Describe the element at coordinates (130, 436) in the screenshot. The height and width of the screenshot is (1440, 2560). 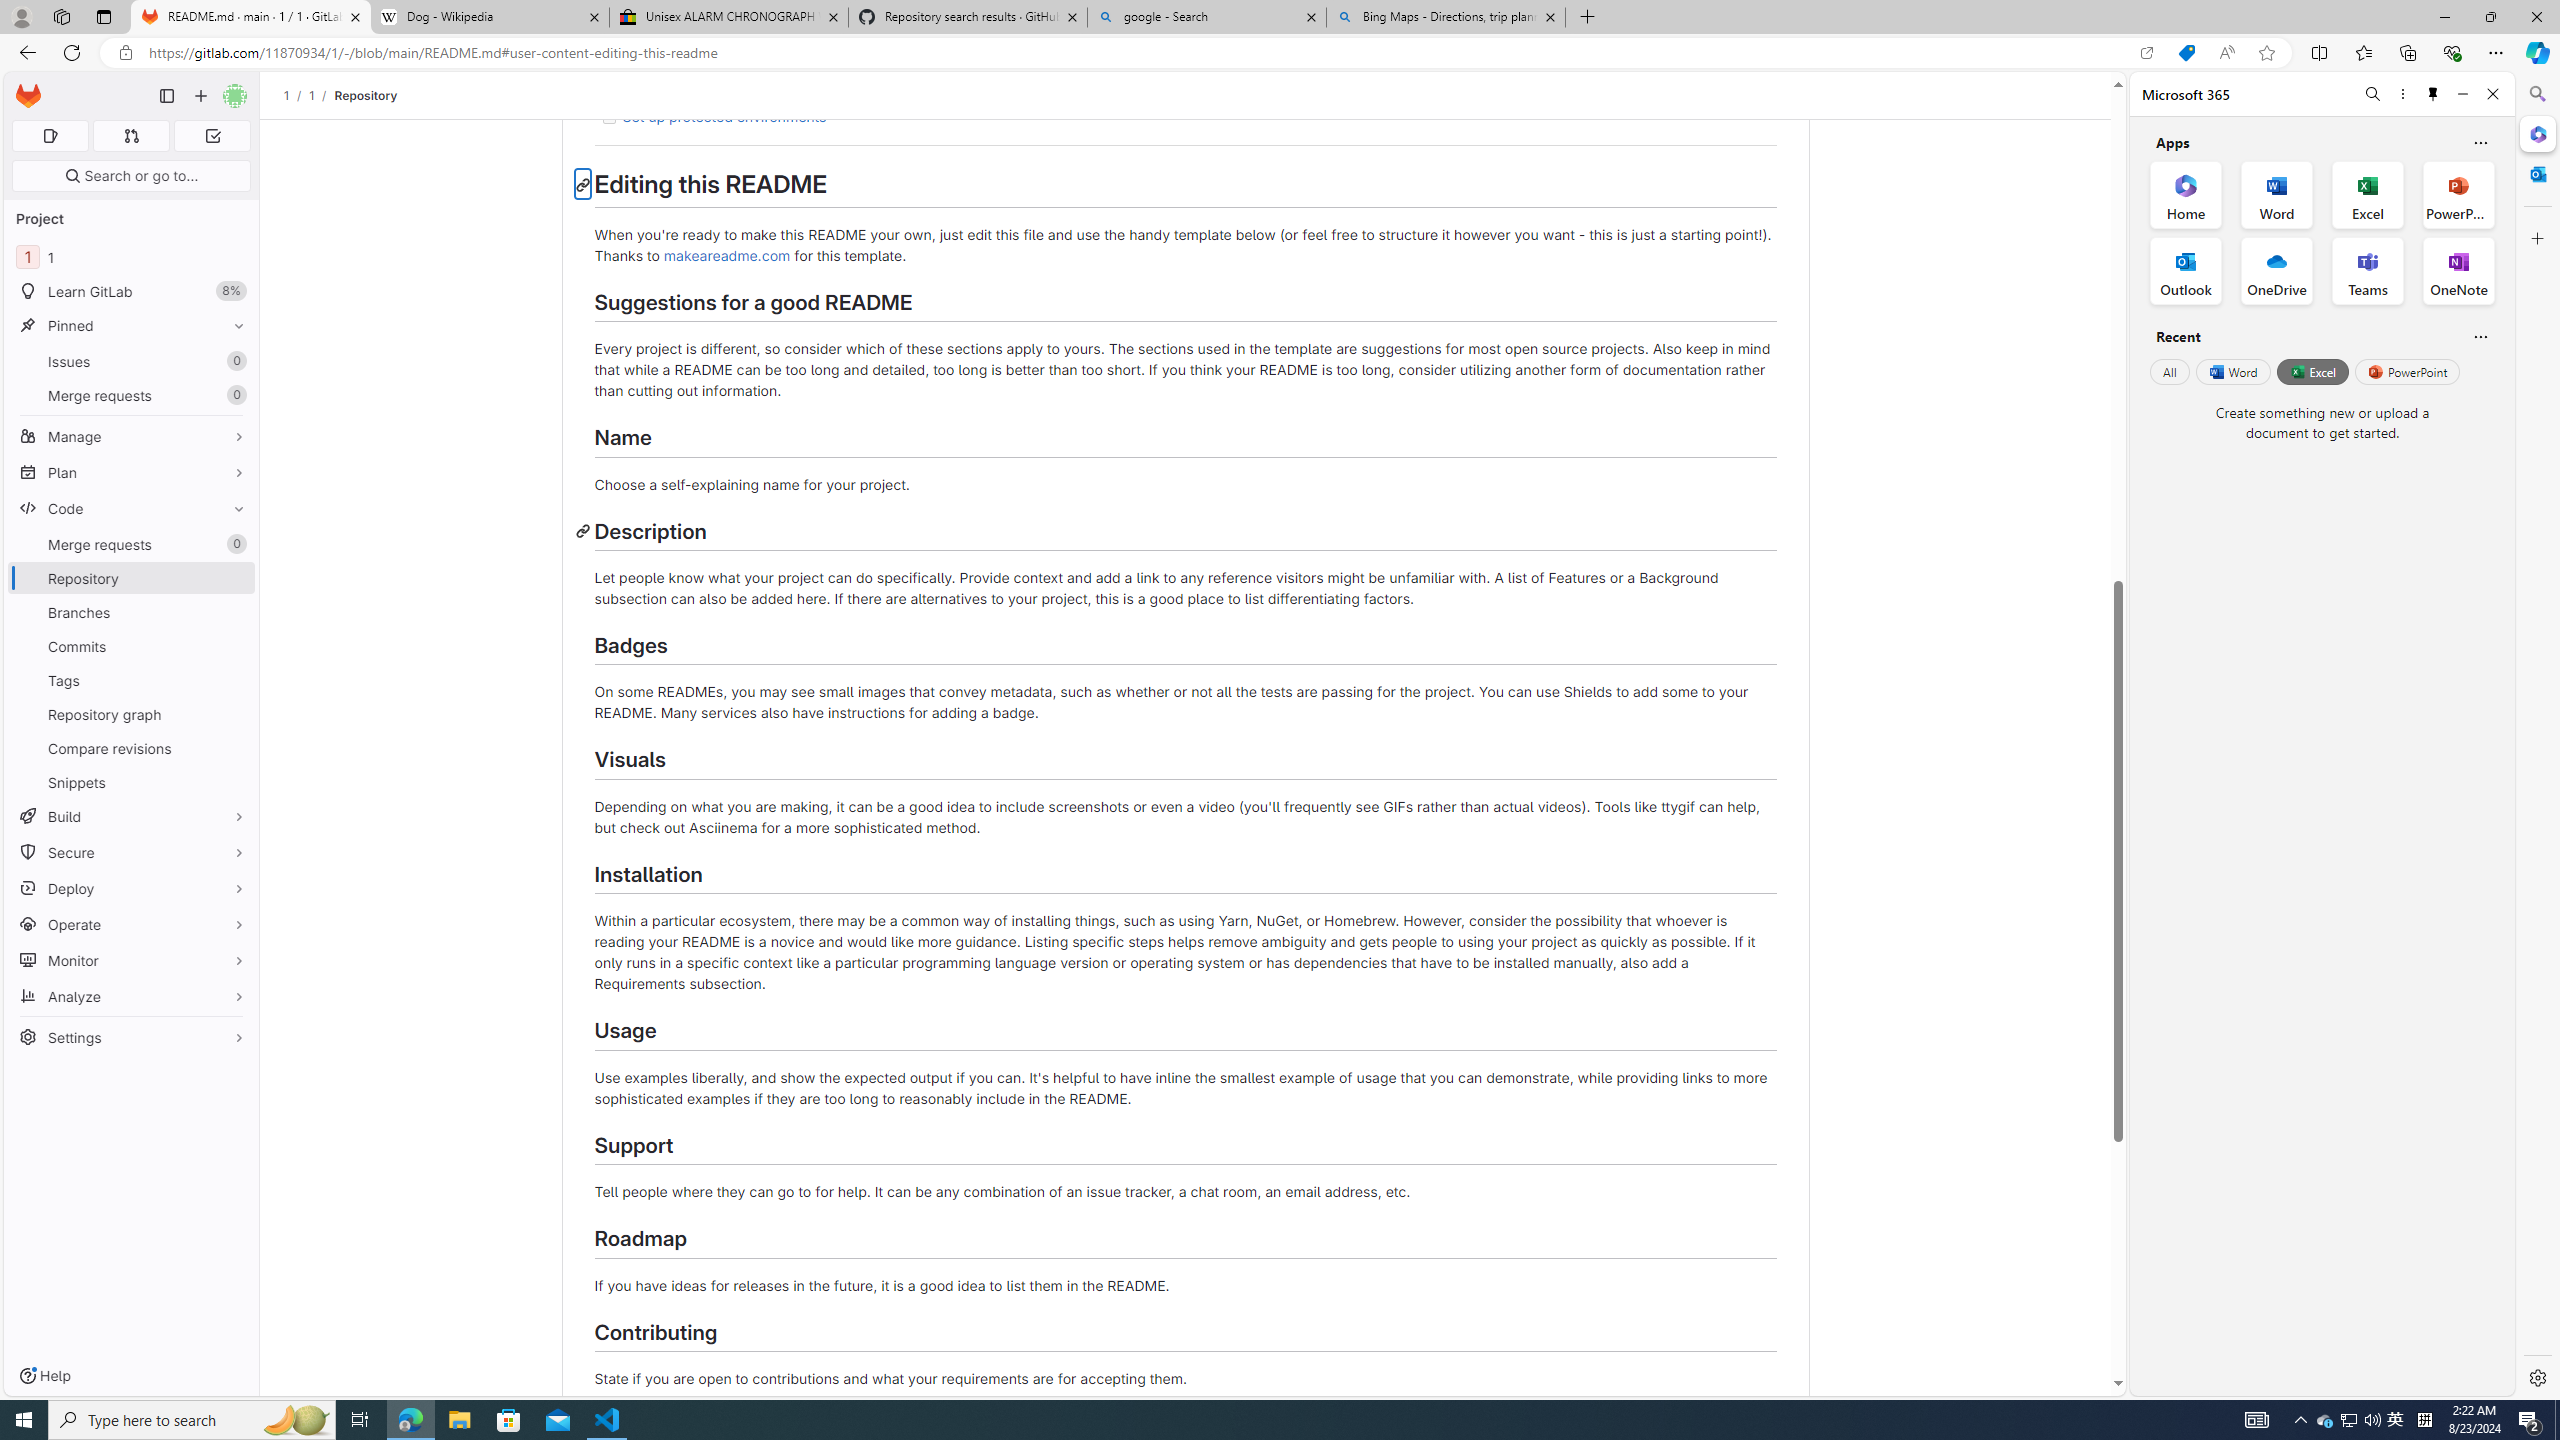
I see `'Manage'` at that location.